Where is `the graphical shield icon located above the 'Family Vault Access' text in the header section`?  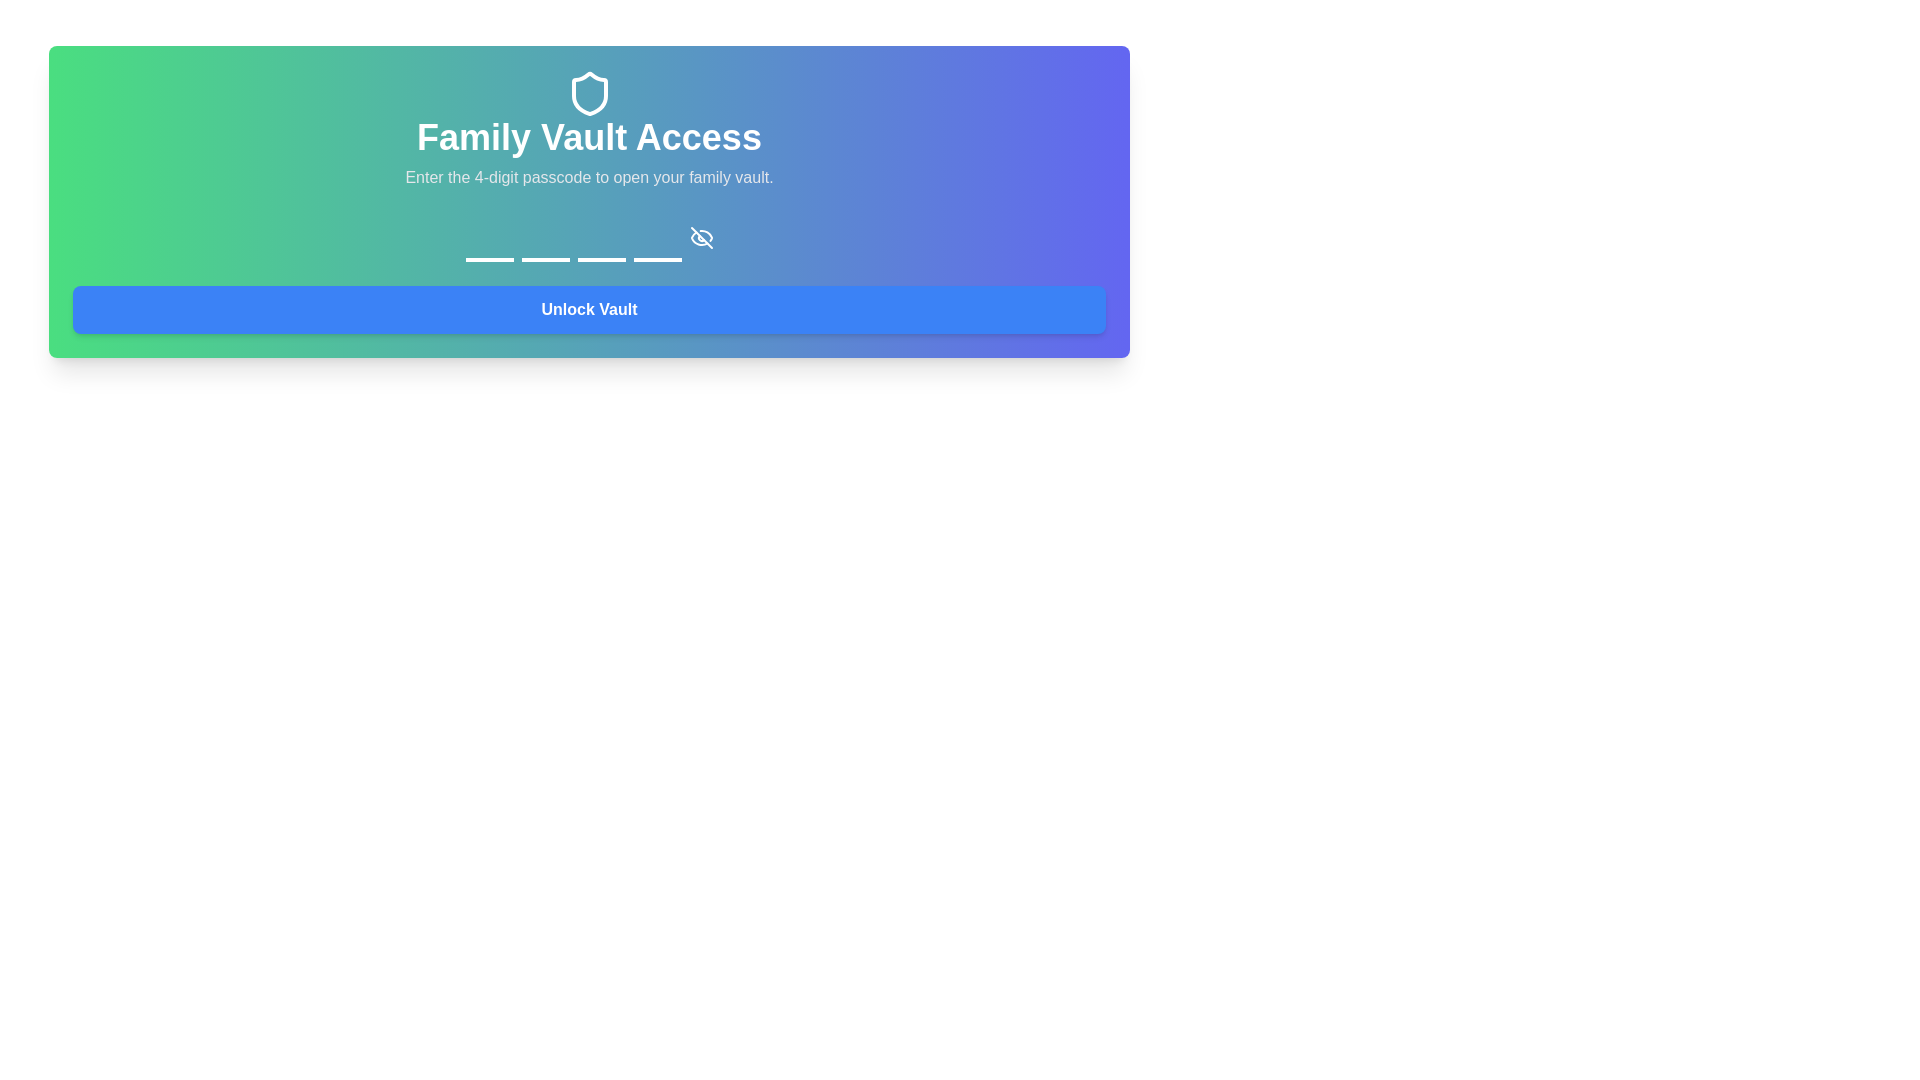
the graphical shield icon located above the 'Family Vault Access' text in the header section is located at coordinates (588, 93).